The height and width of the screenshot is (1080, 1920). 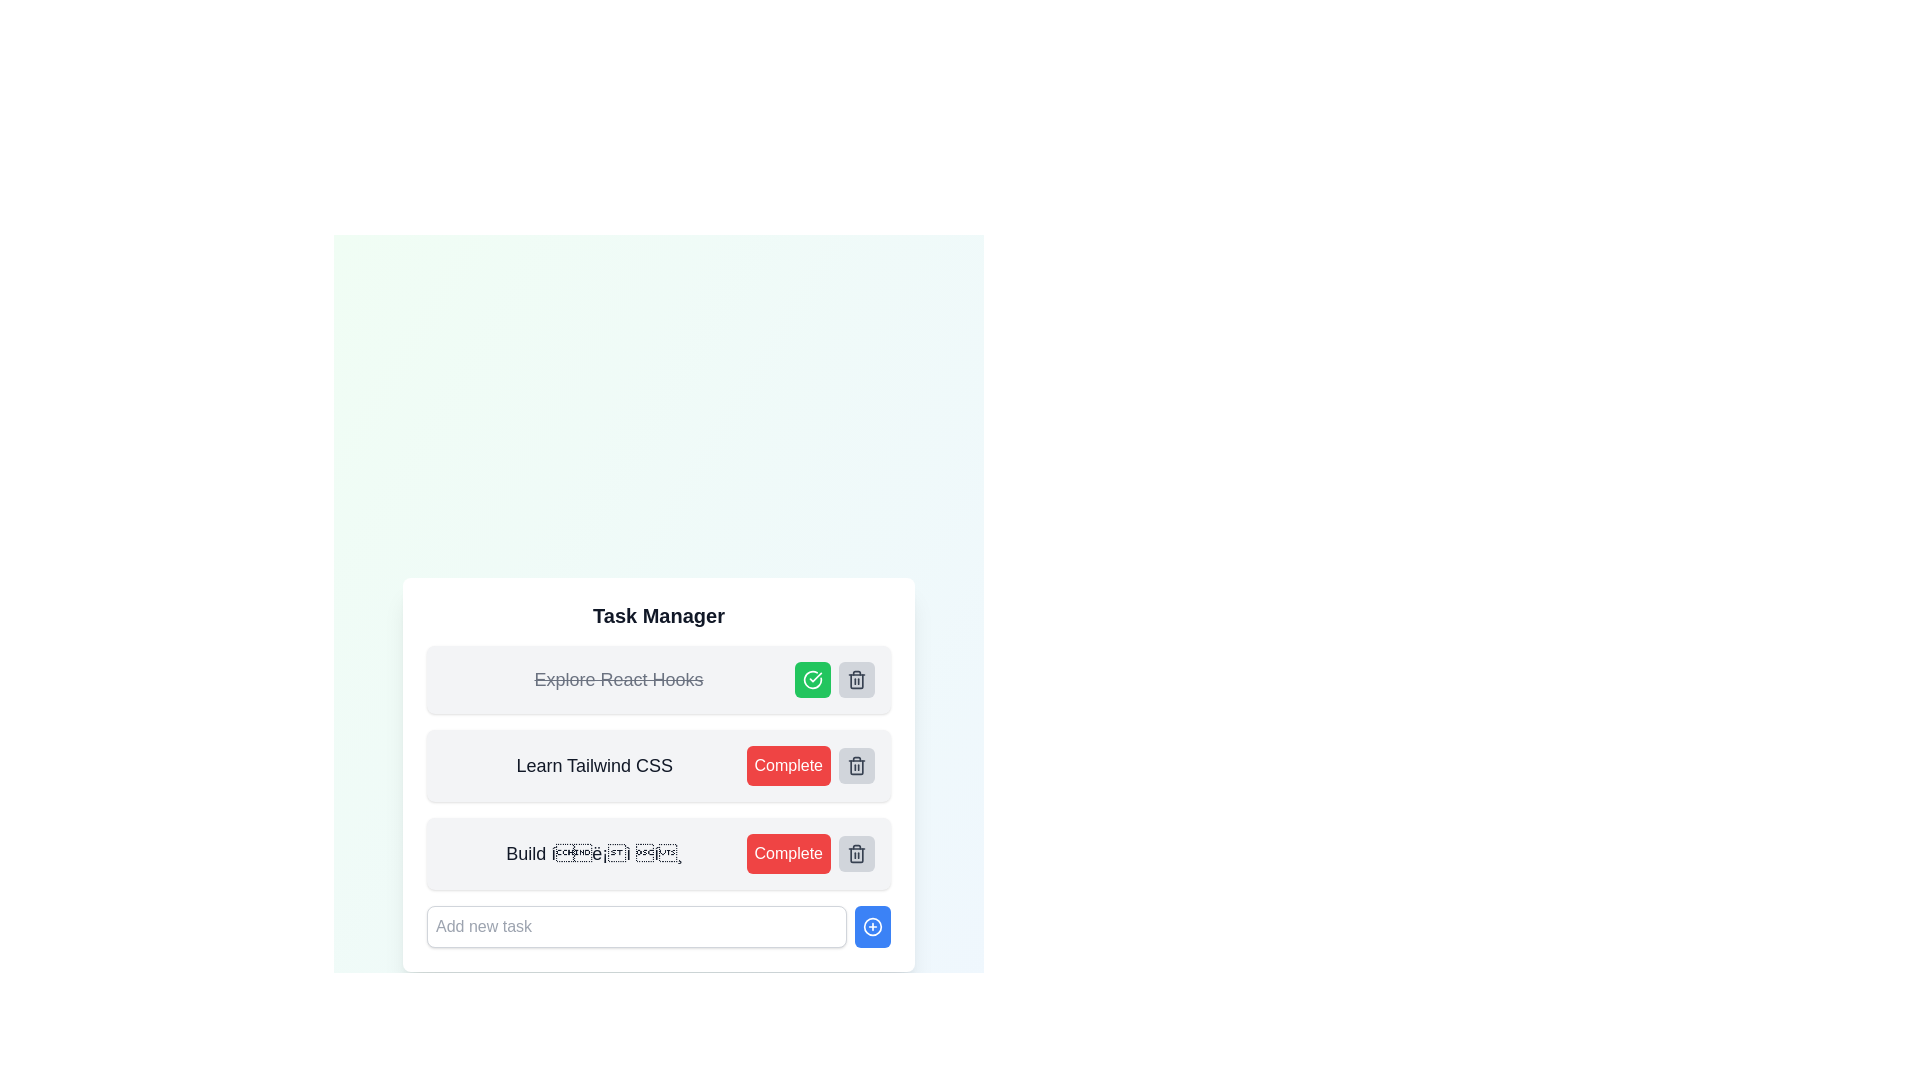 I want to click on delete button for the task with text 'Build íë¡ì í¸', so click(x=857, y=853).